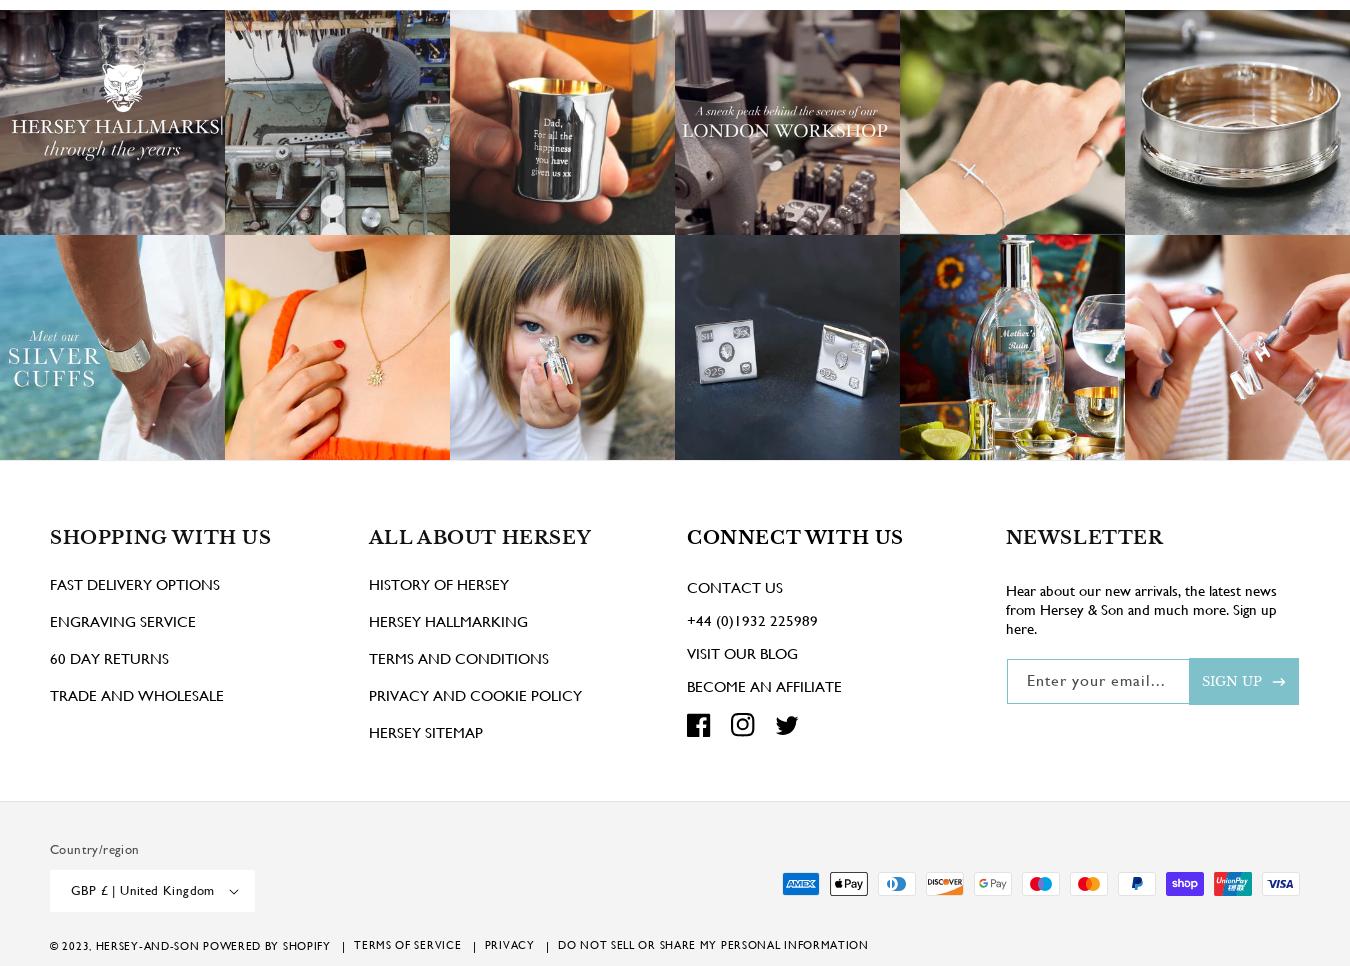 This screenshot has width=1350, height=966. I want to click on 'Sign Up', so click(1231, 708).